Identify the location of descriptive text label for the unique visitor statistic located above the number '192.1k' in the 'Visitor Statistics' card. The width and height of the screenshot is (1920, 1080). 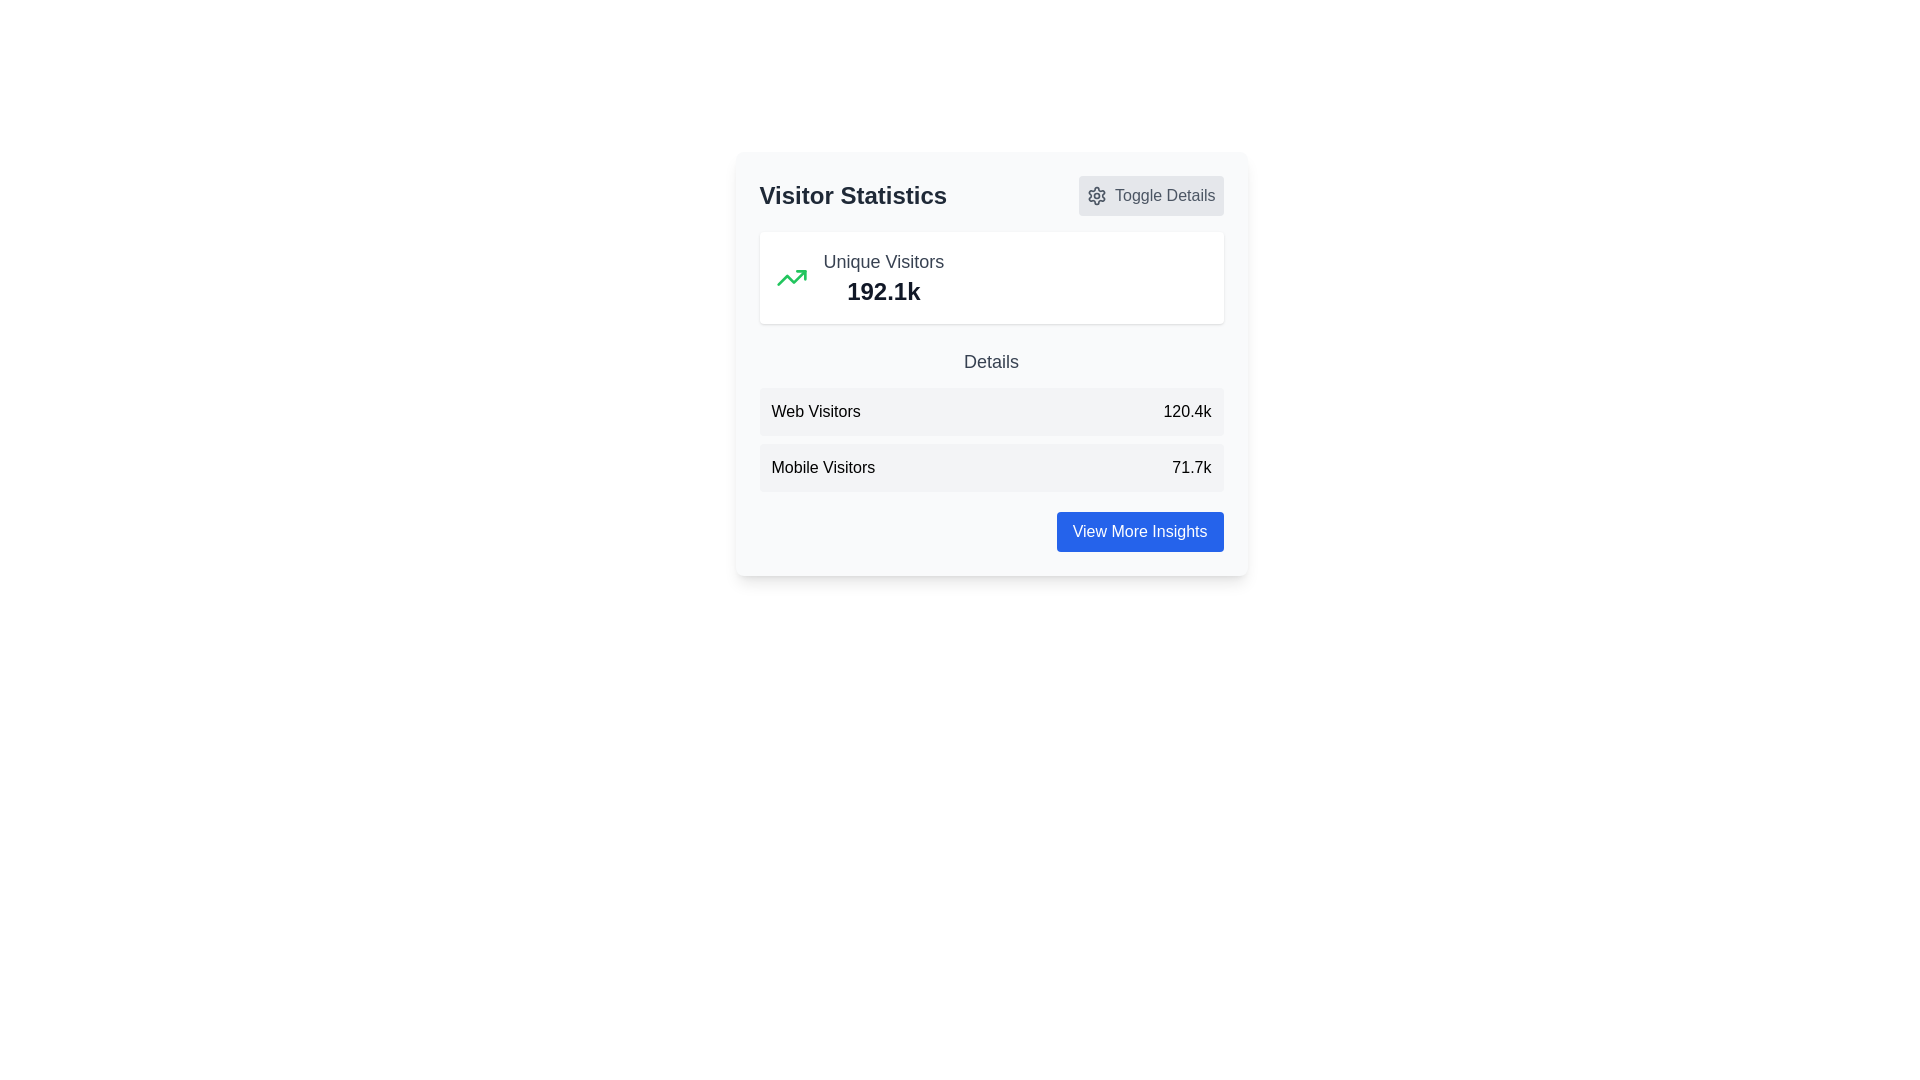
(882, 261).